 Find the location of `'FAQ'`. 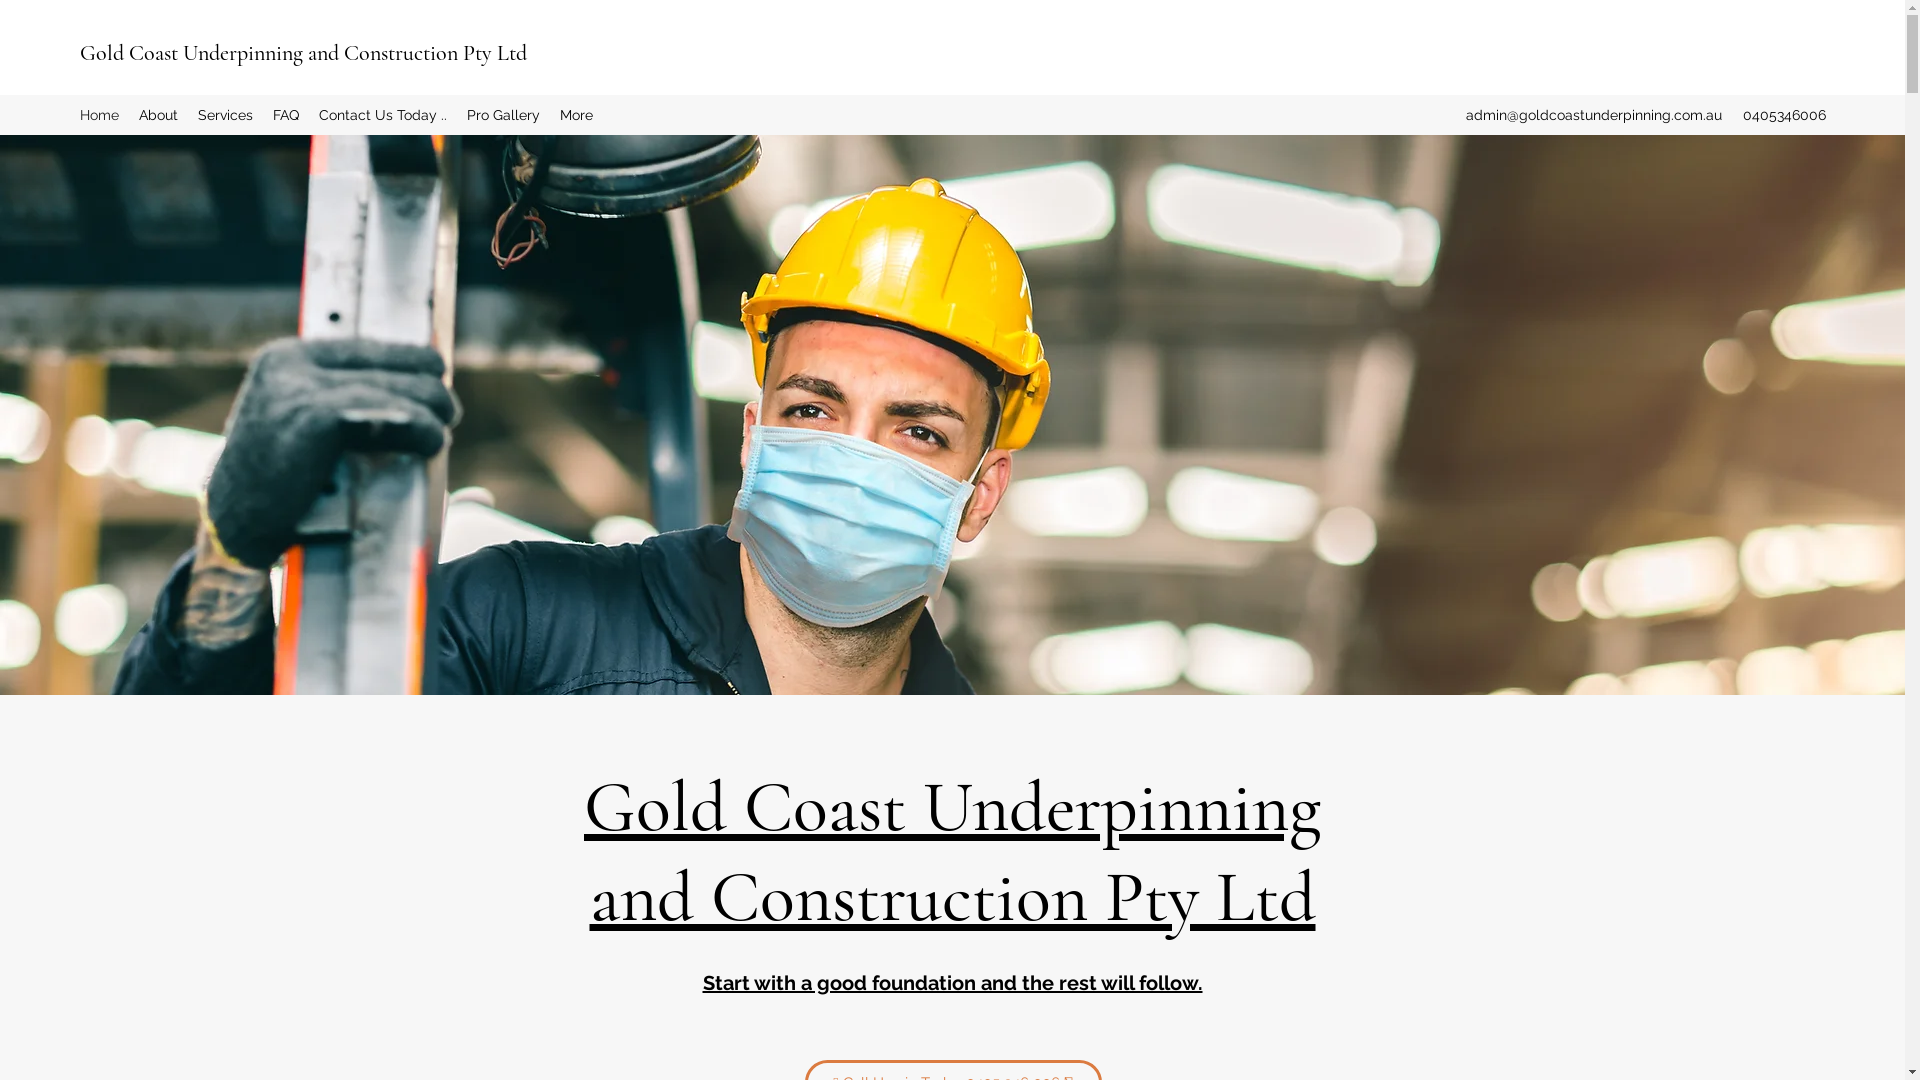

'FAQ' is located at coordinates (285, 115).